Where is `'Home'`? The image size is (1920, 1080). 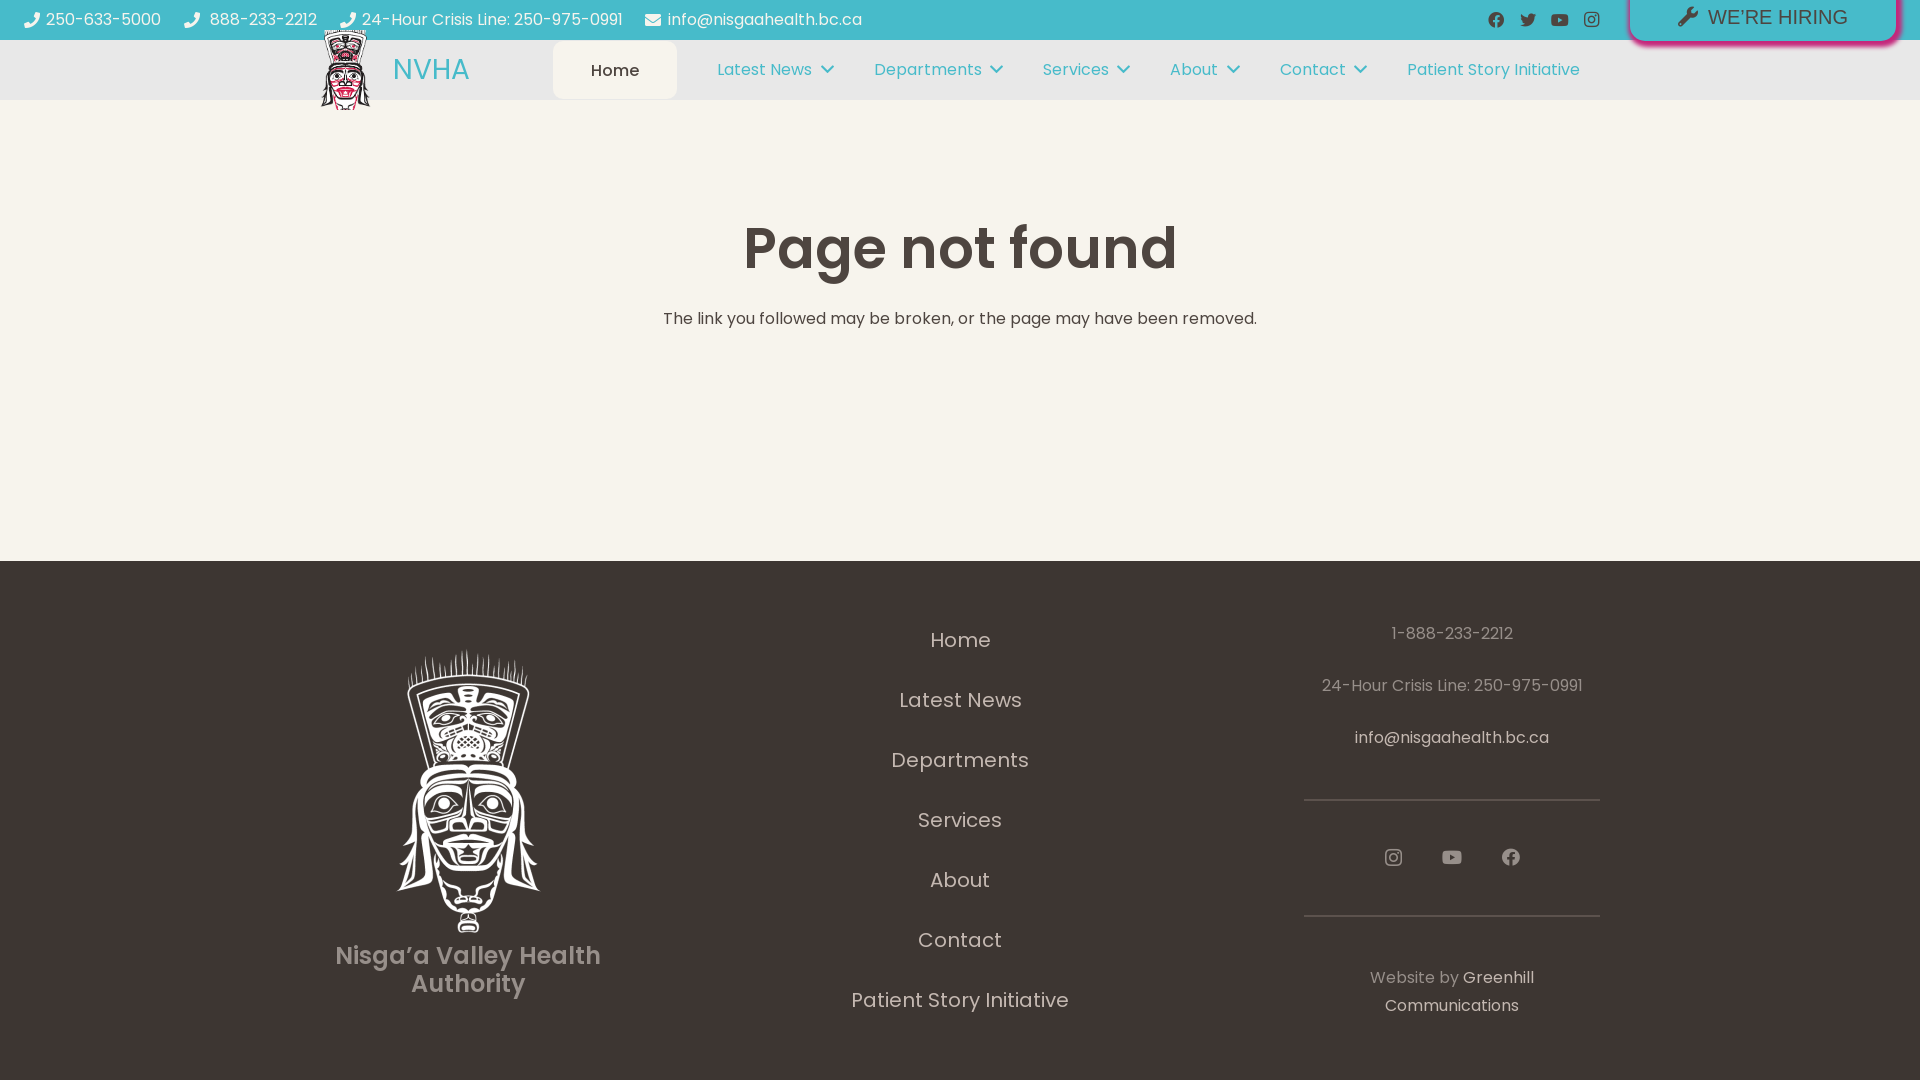
'Home' is located at coordinates (614, 69).